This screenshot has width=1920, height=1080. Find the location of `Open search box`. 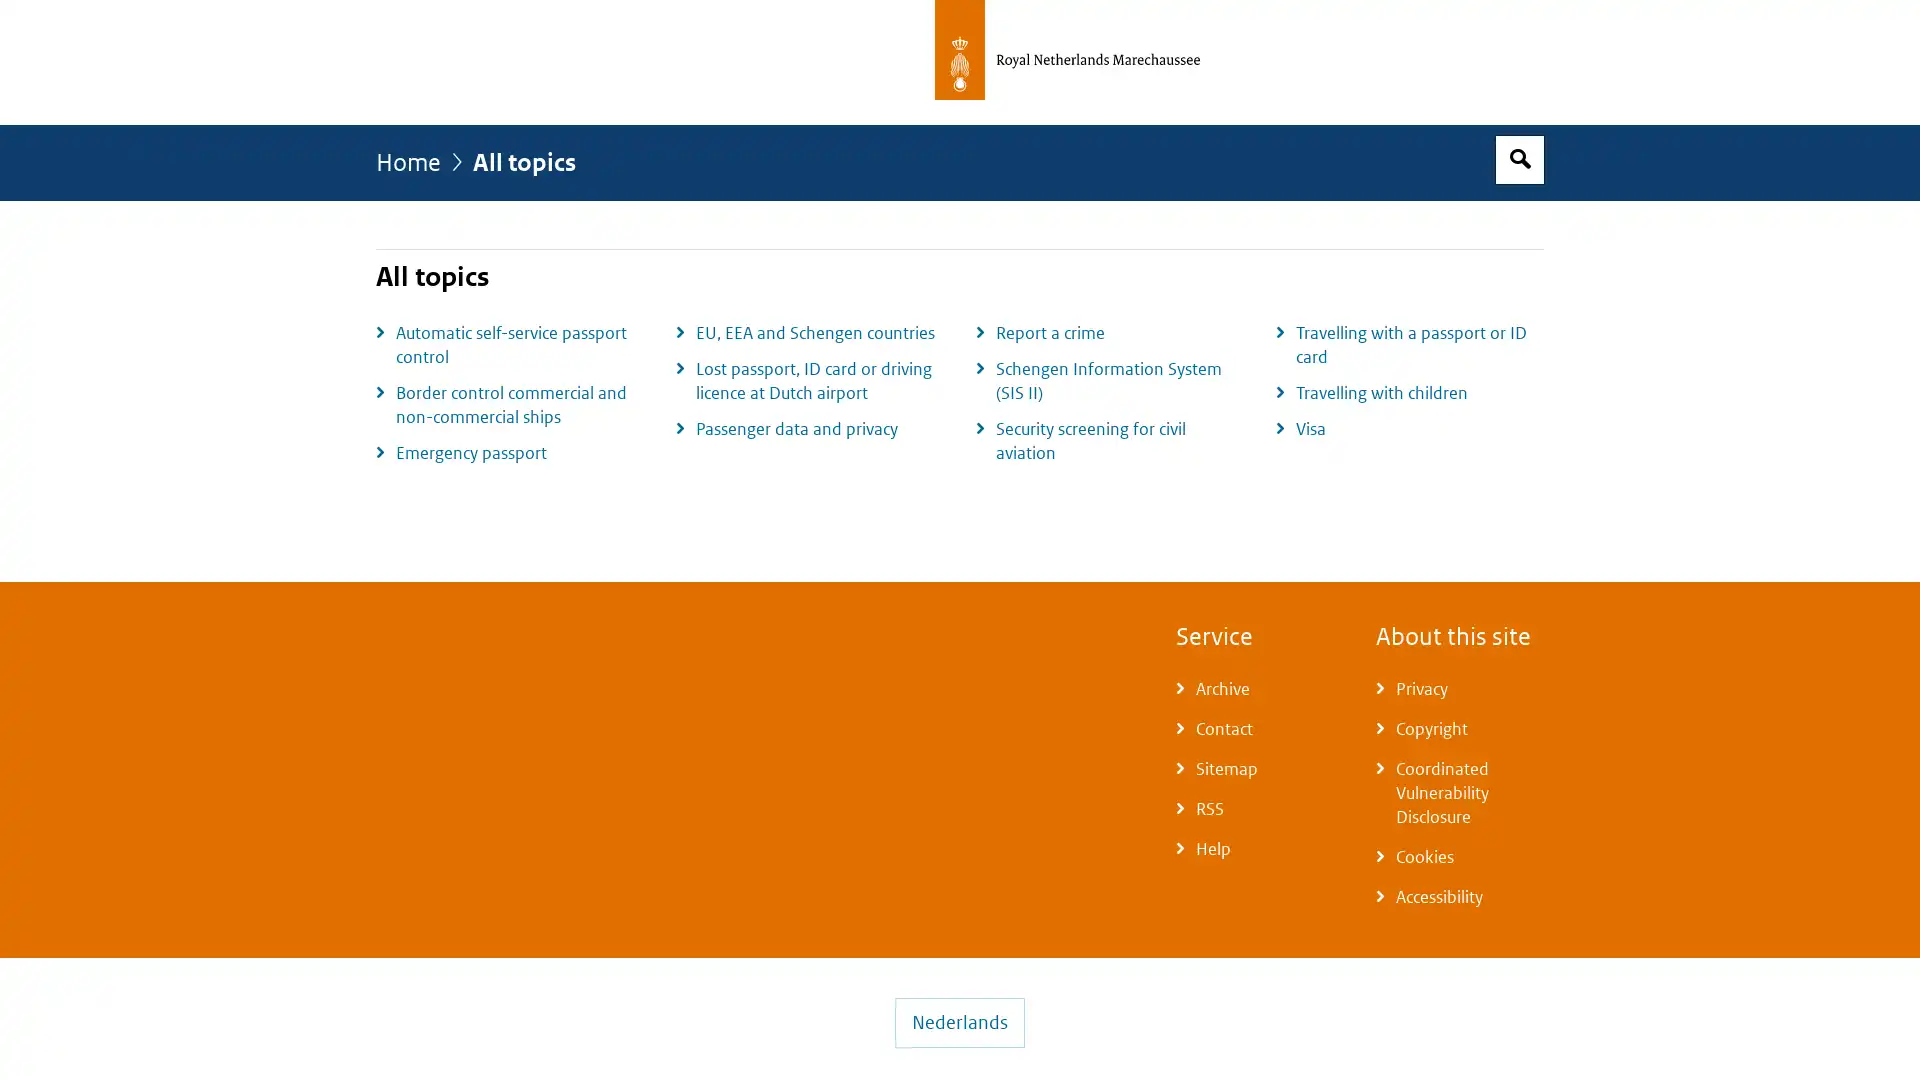

Open search box is located at coordinates (1520, 158).